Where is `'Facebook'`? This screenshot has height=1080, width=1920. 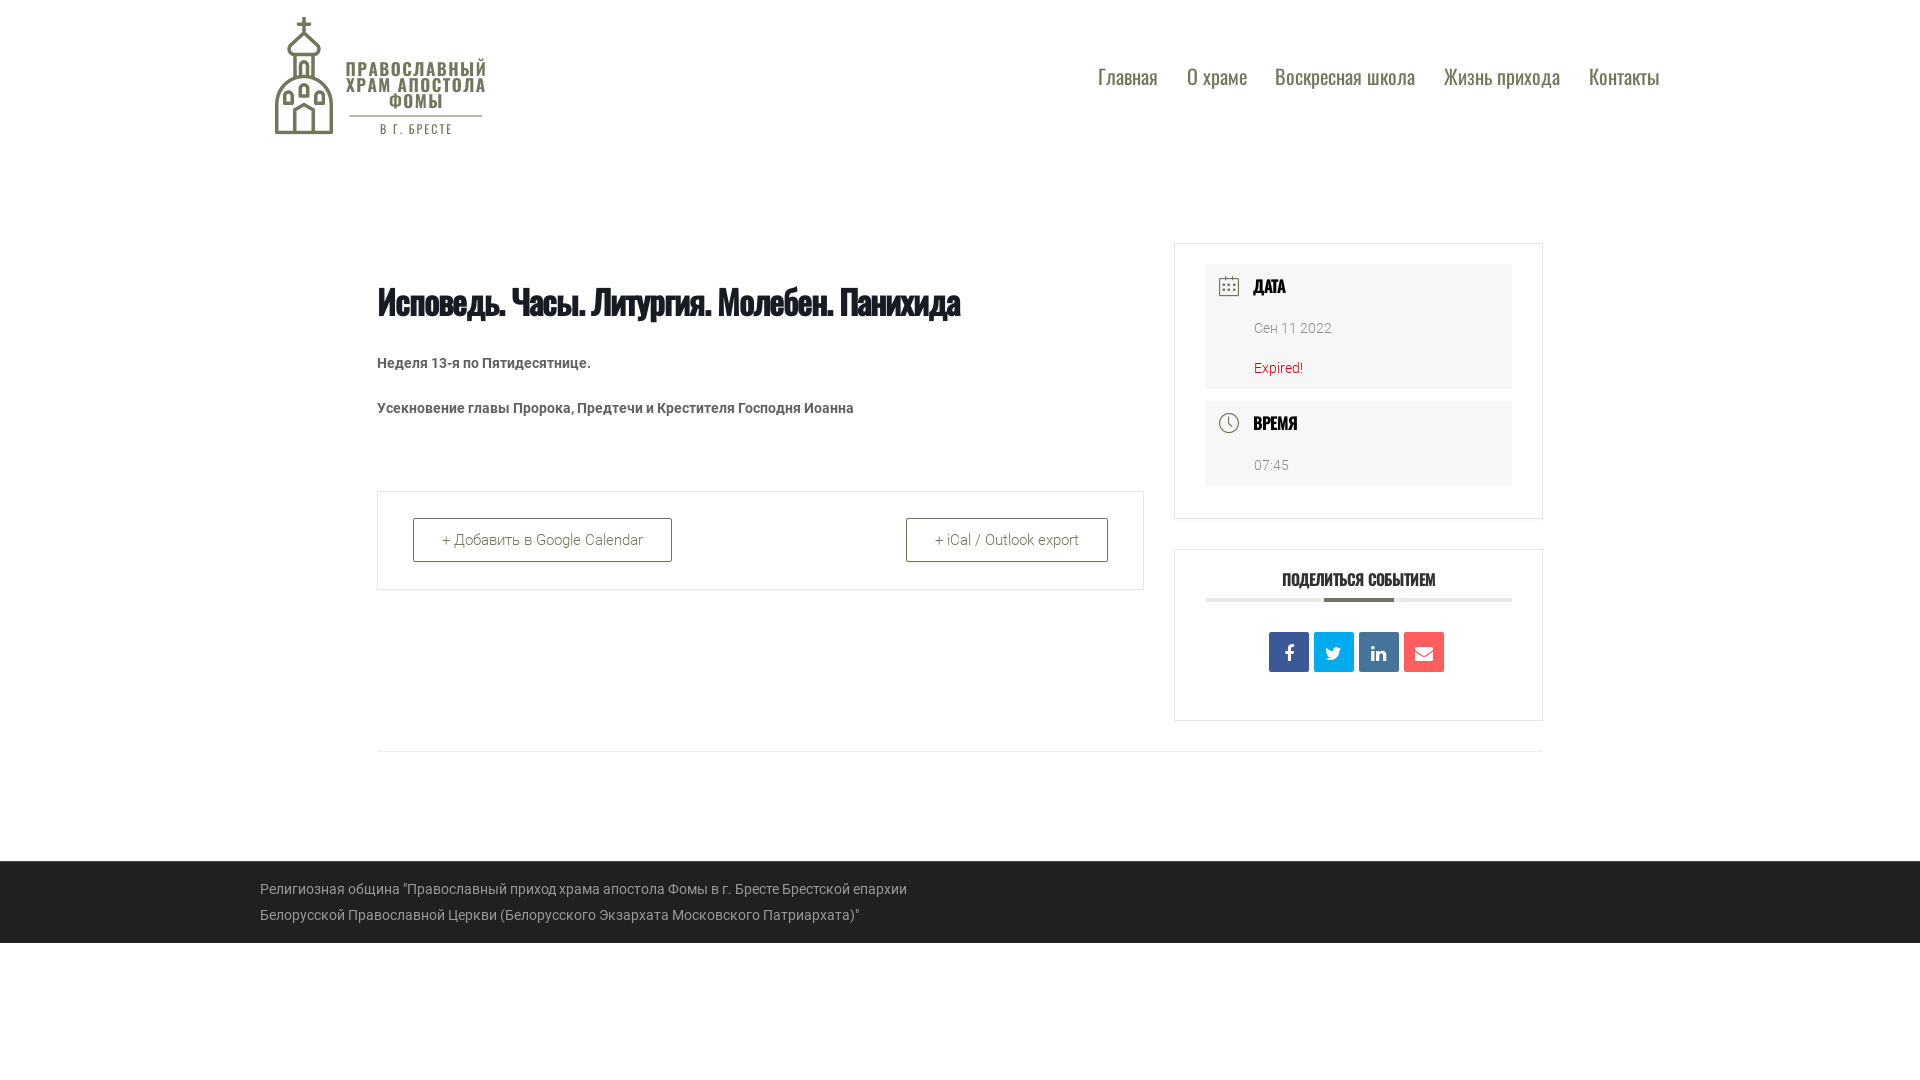
'Facebook' is located at coordinates (1289, 651).